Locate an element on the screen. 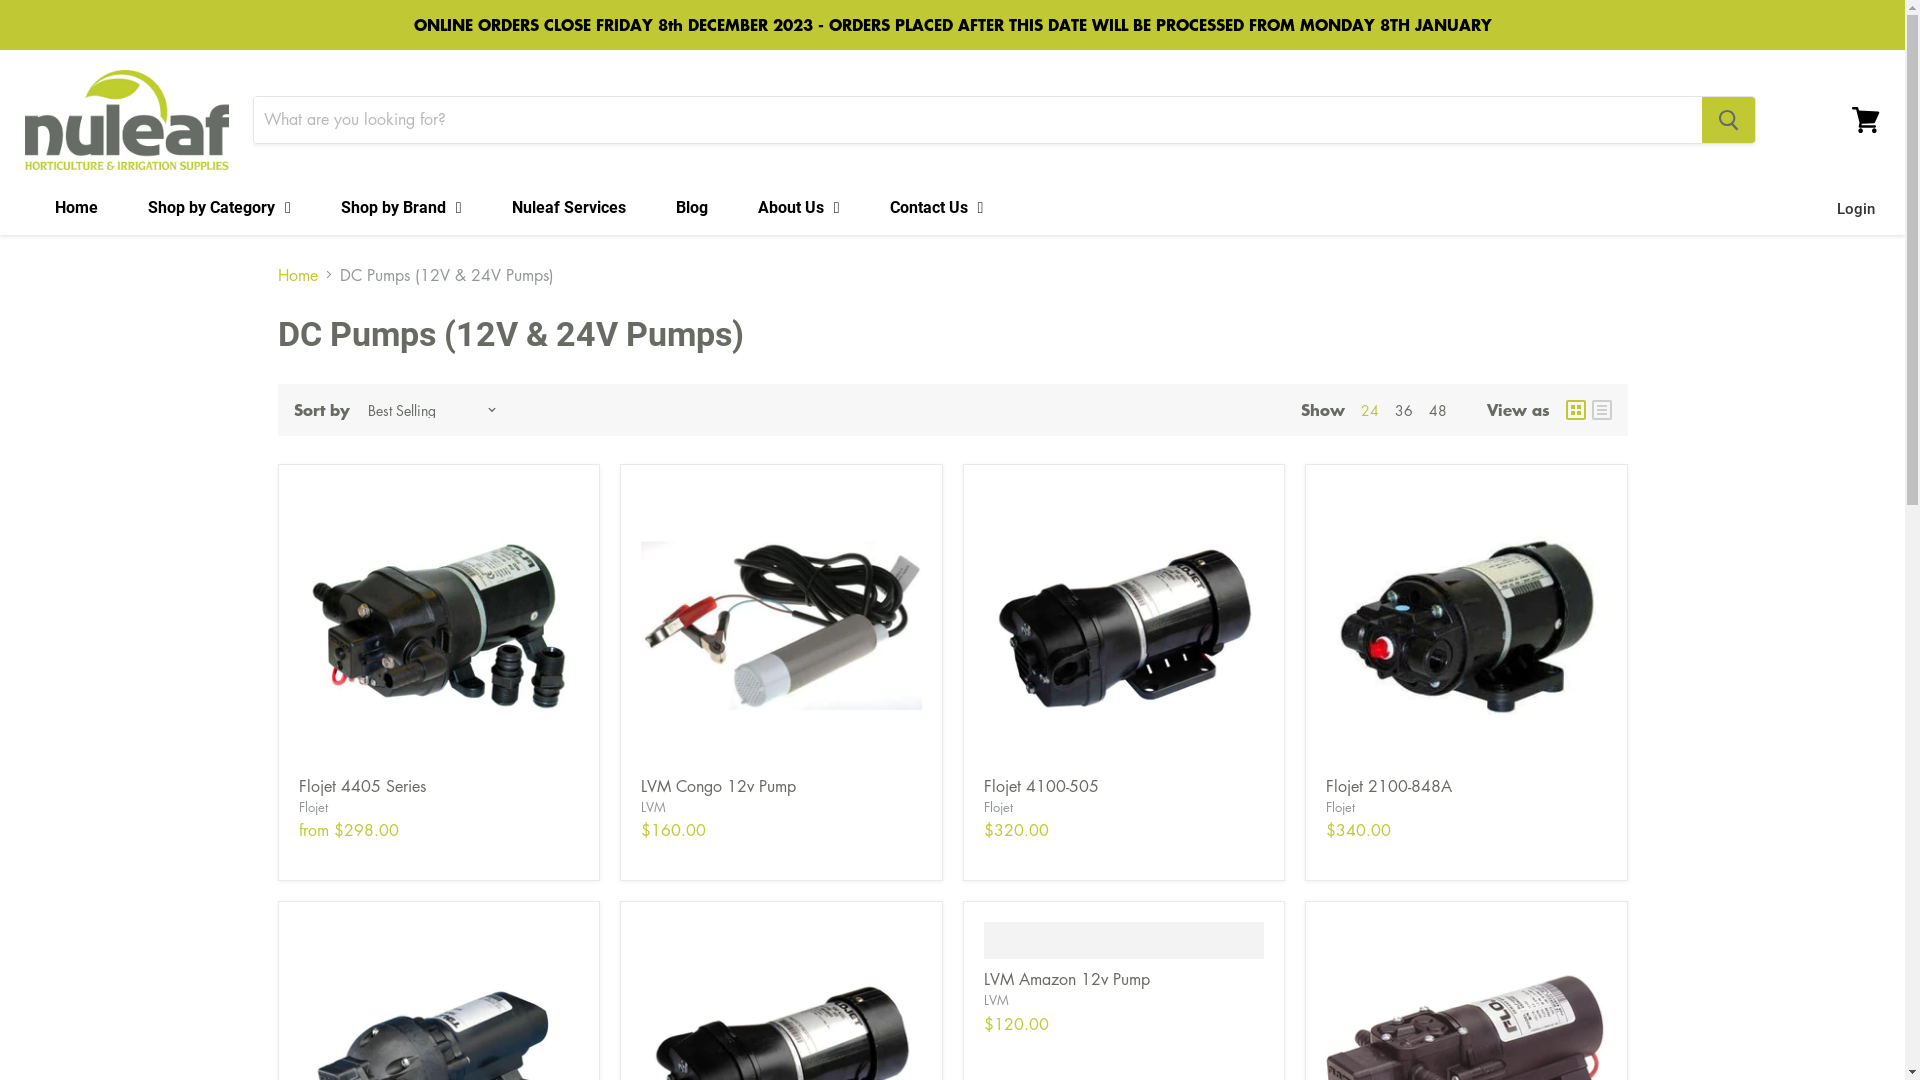  'Nuleaf Services' is located at coordinates (563, 207).